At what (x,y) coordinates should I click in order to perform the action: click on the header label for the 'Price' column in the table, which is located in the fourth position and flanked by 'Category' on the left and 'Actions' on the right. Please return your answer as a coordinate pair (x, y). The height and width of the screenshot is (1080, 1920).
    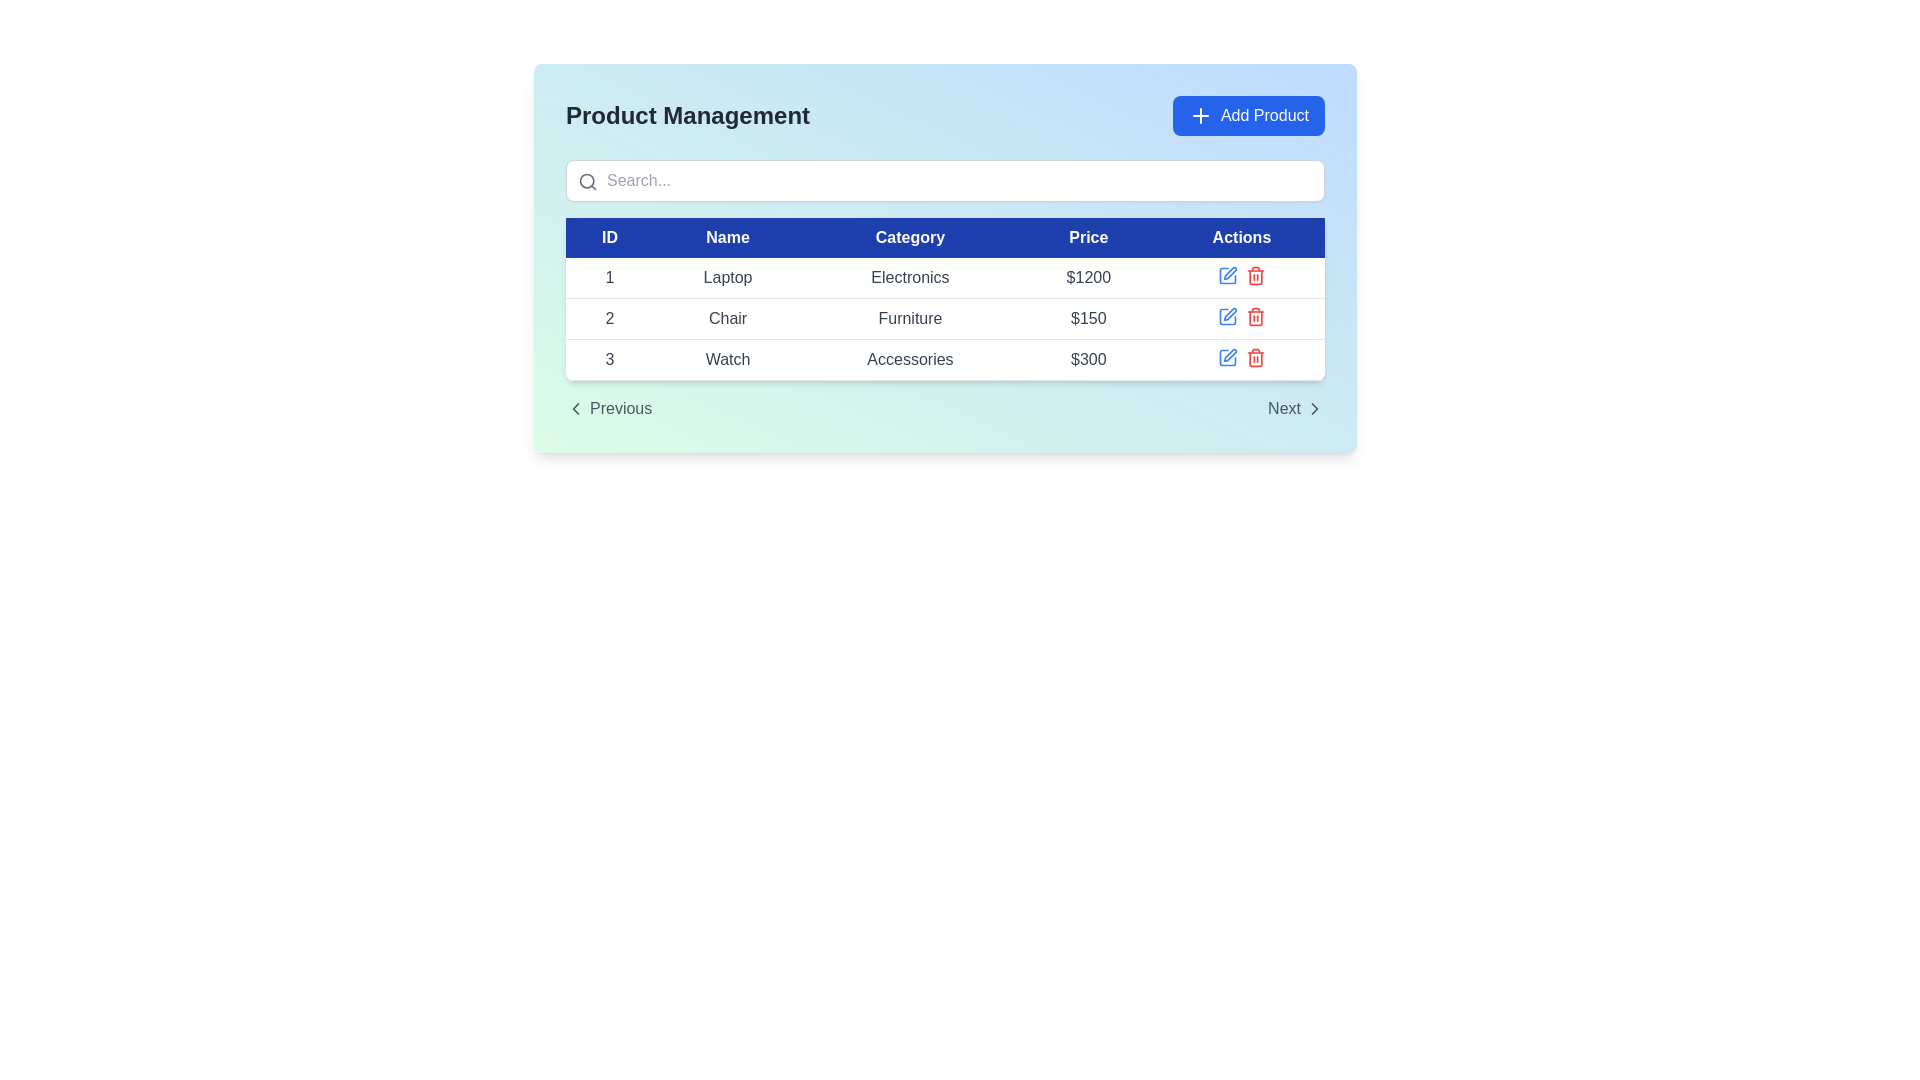
    Looking at the image, I should click on (1087, 237).